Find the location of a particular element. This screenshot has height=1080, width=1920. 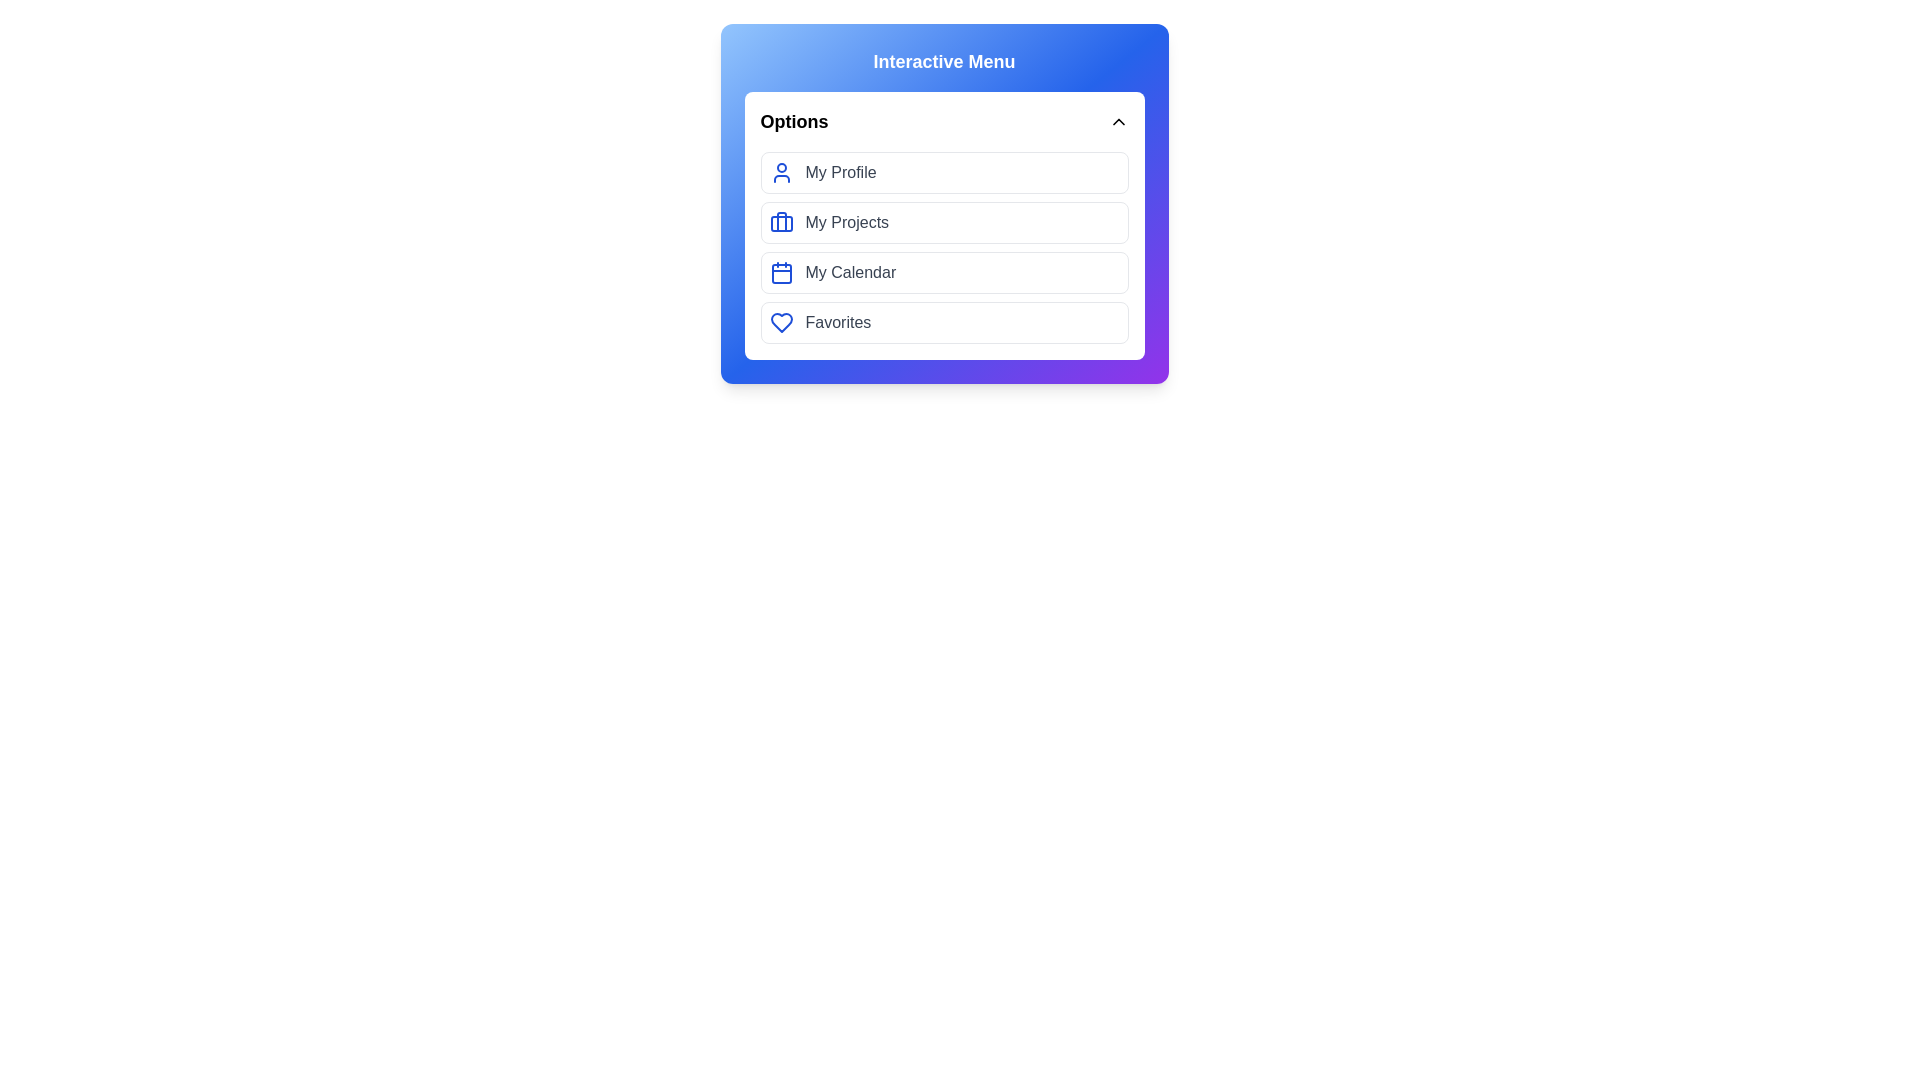

the 'Favorites' text label, which is styled in gray and positioned to the right of a heart-shaped icon in the bottom-most entry of a menu with four options is located at coordinates (838, 322).